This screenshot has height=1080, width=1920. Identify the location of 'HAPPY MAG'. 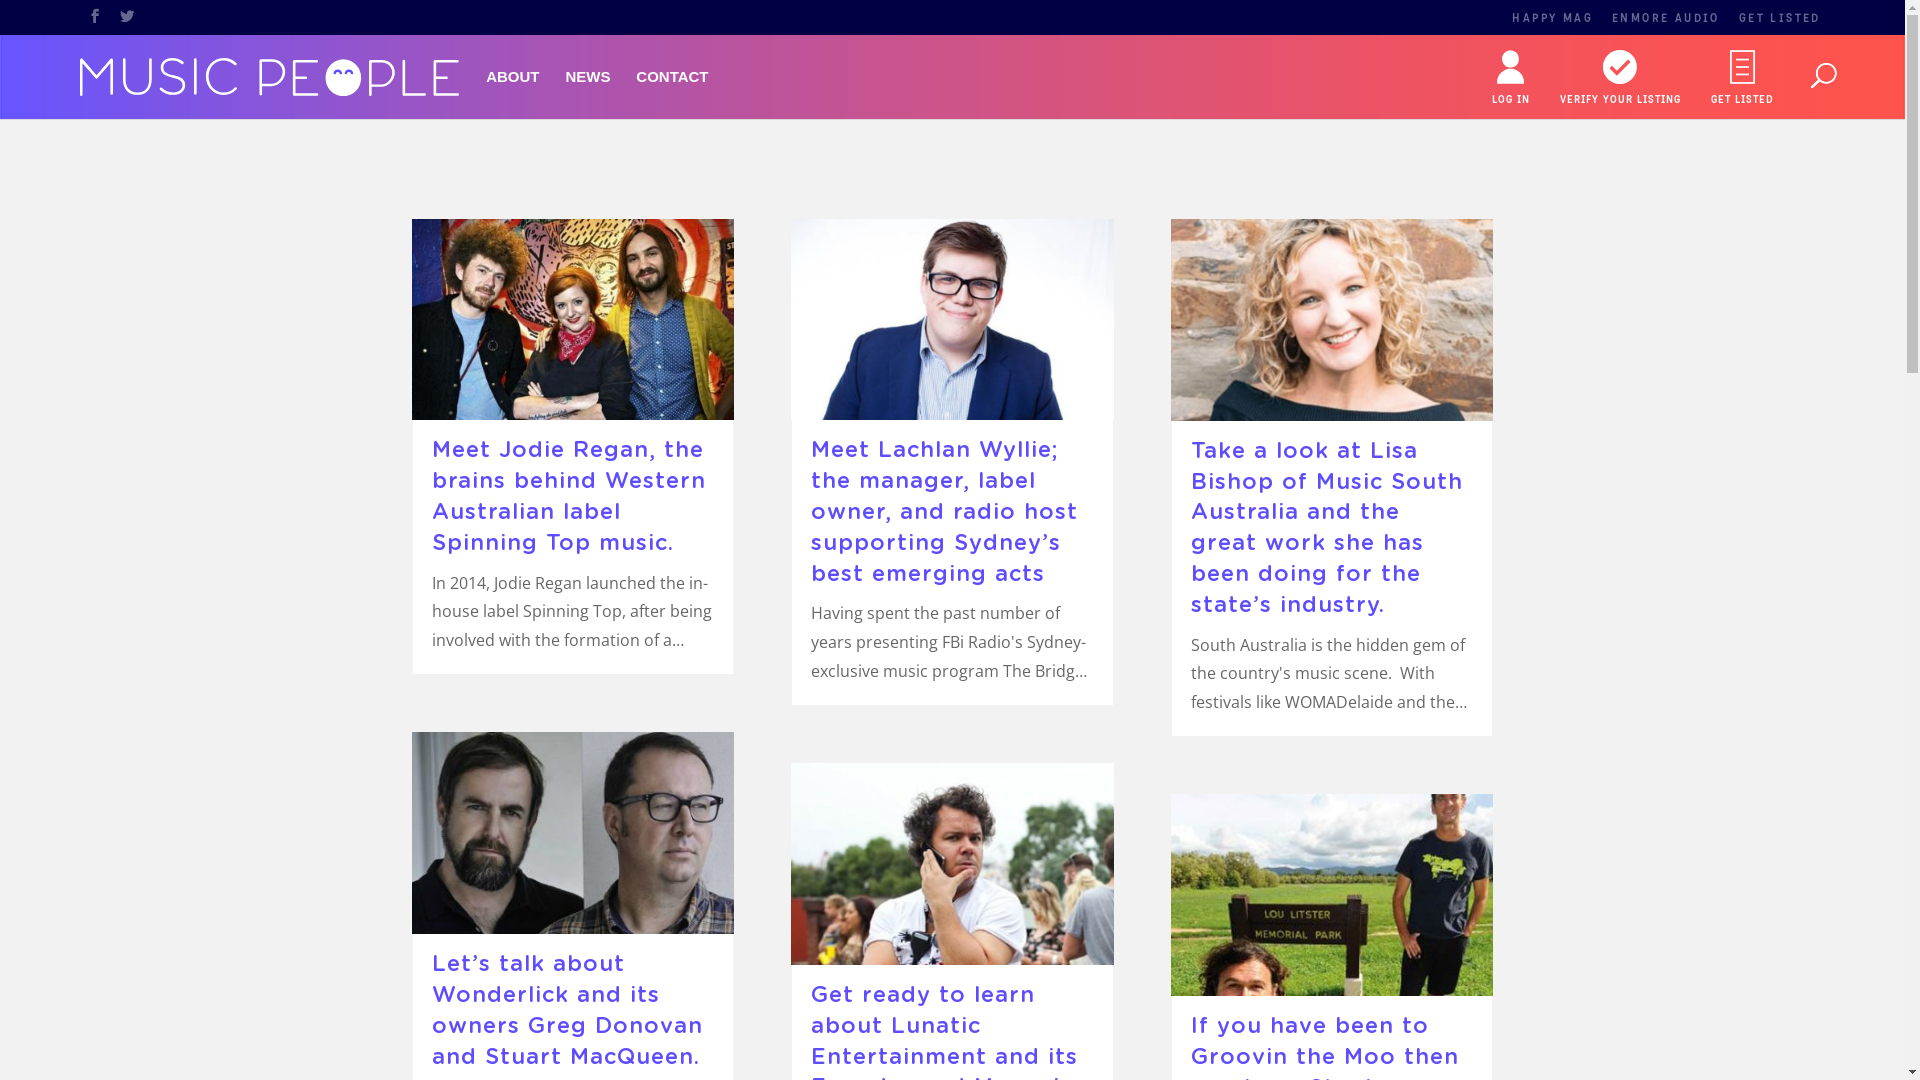
(1551, 18).